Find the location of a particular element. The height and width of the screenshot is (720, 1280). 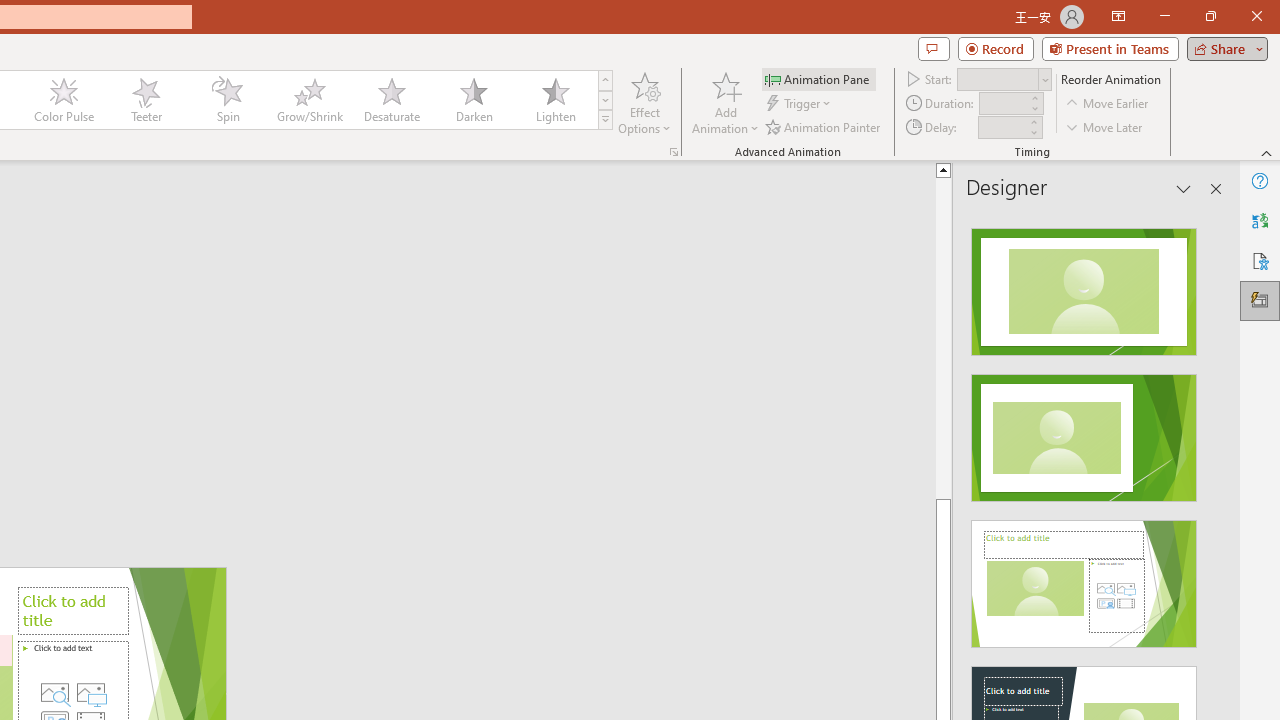

'Add Animation' is located at coordinates (724, 103).